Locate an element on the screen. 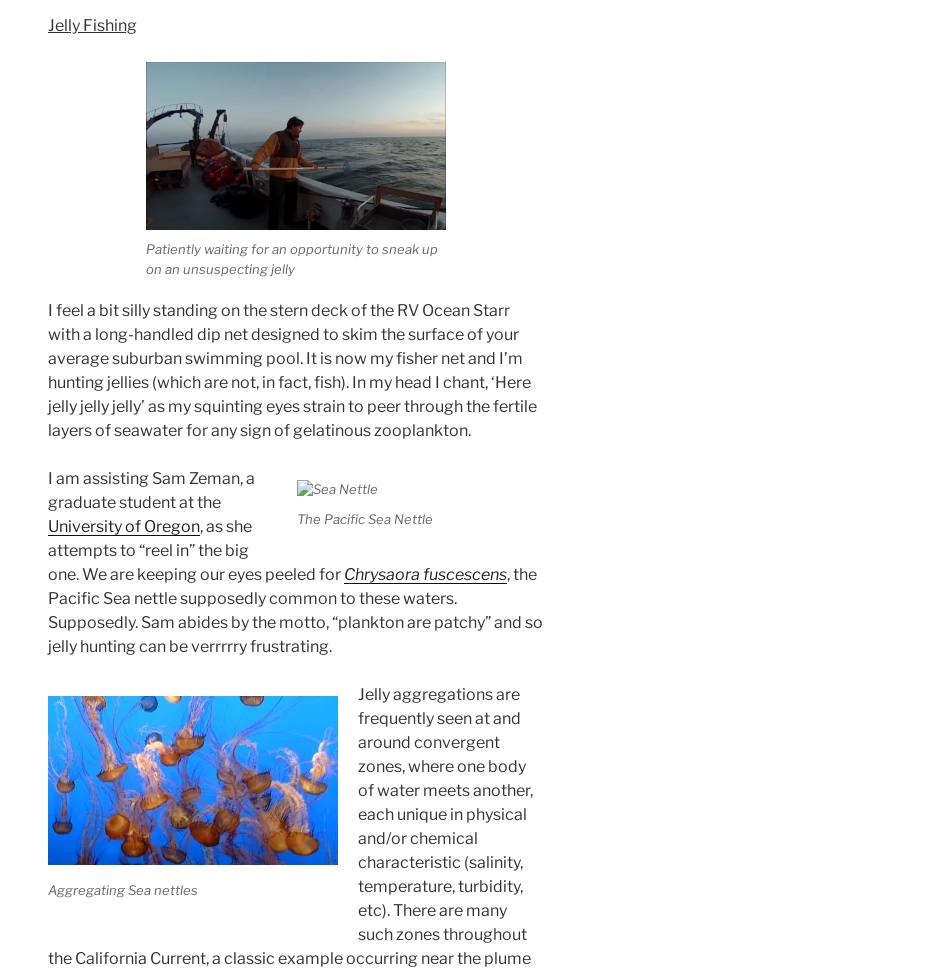 The height and width of the screenshot is (972, 950). 'I am assisting Sam Zeman, a graduate student at the' is located at coordinates (151, 489).